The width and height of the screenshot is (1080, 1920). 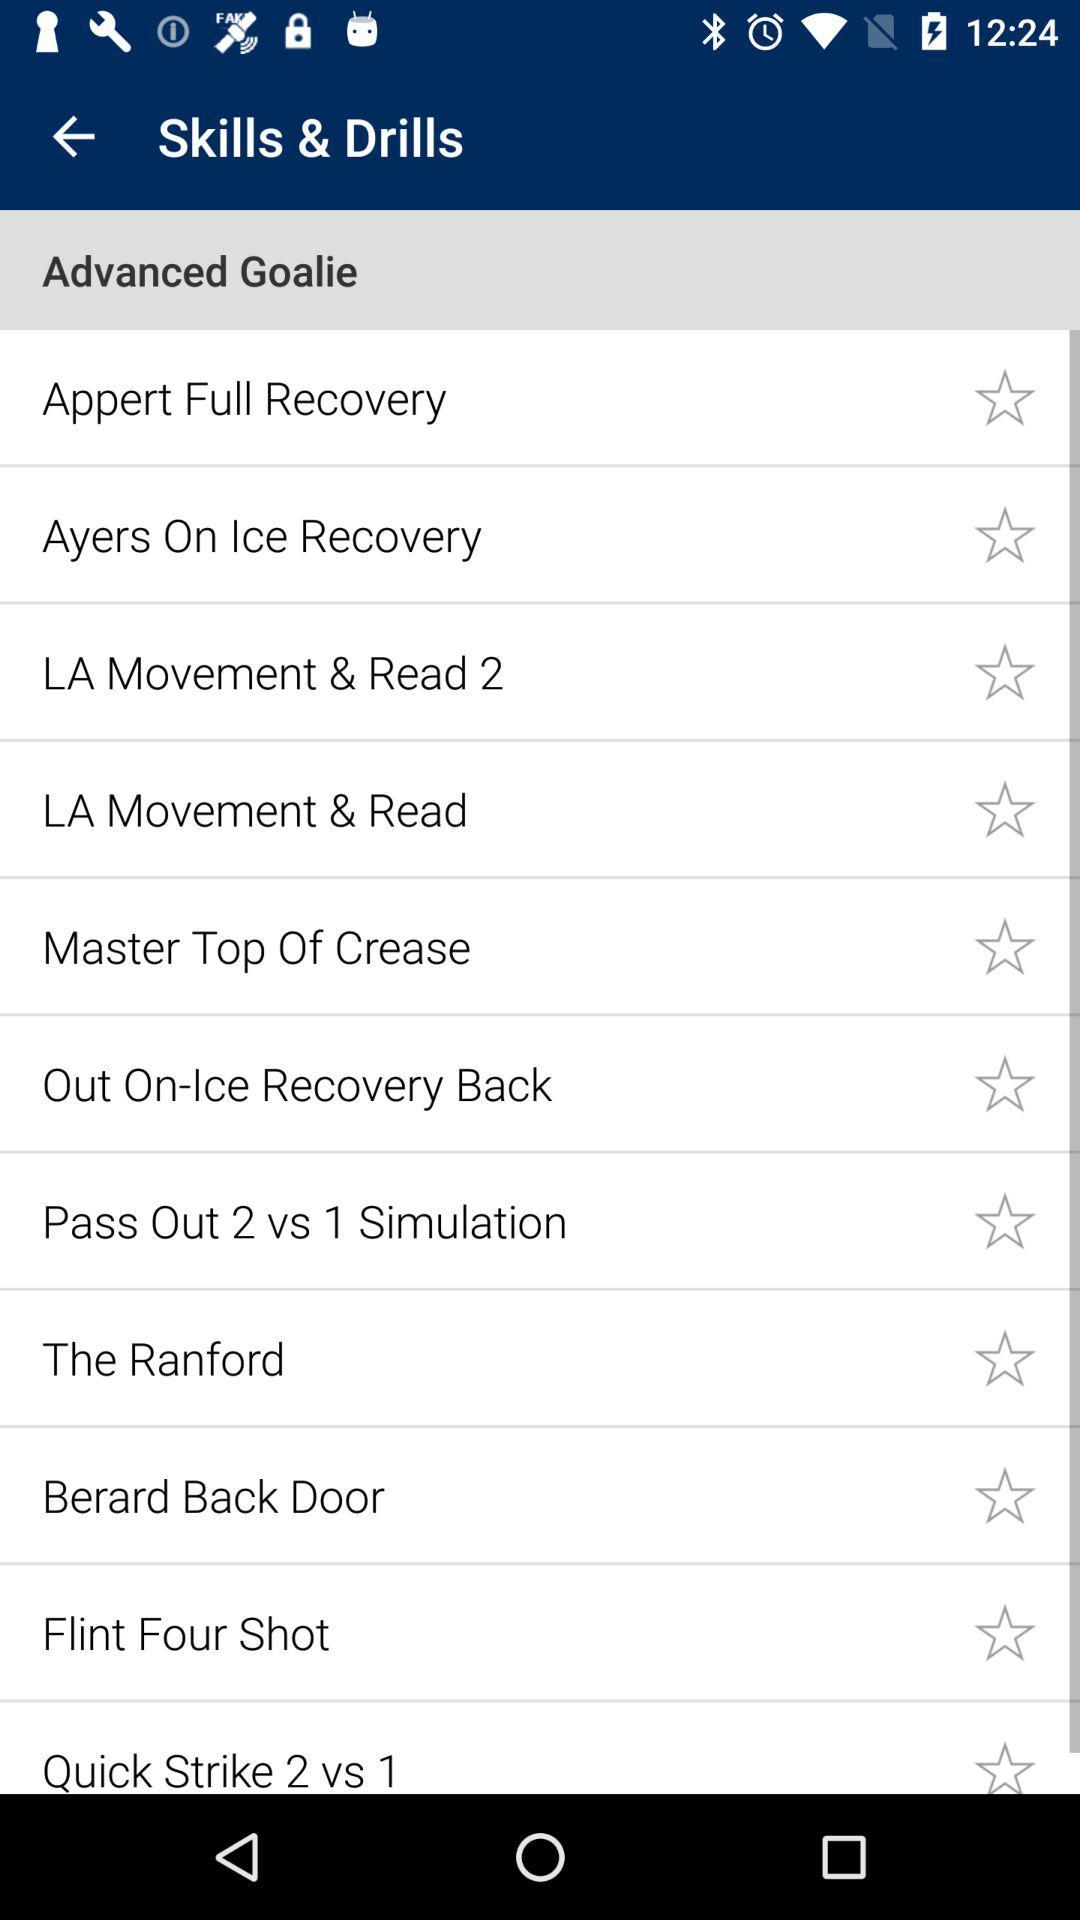 I want to click on the item next to skills & drills item, so click(x=72, y=135).